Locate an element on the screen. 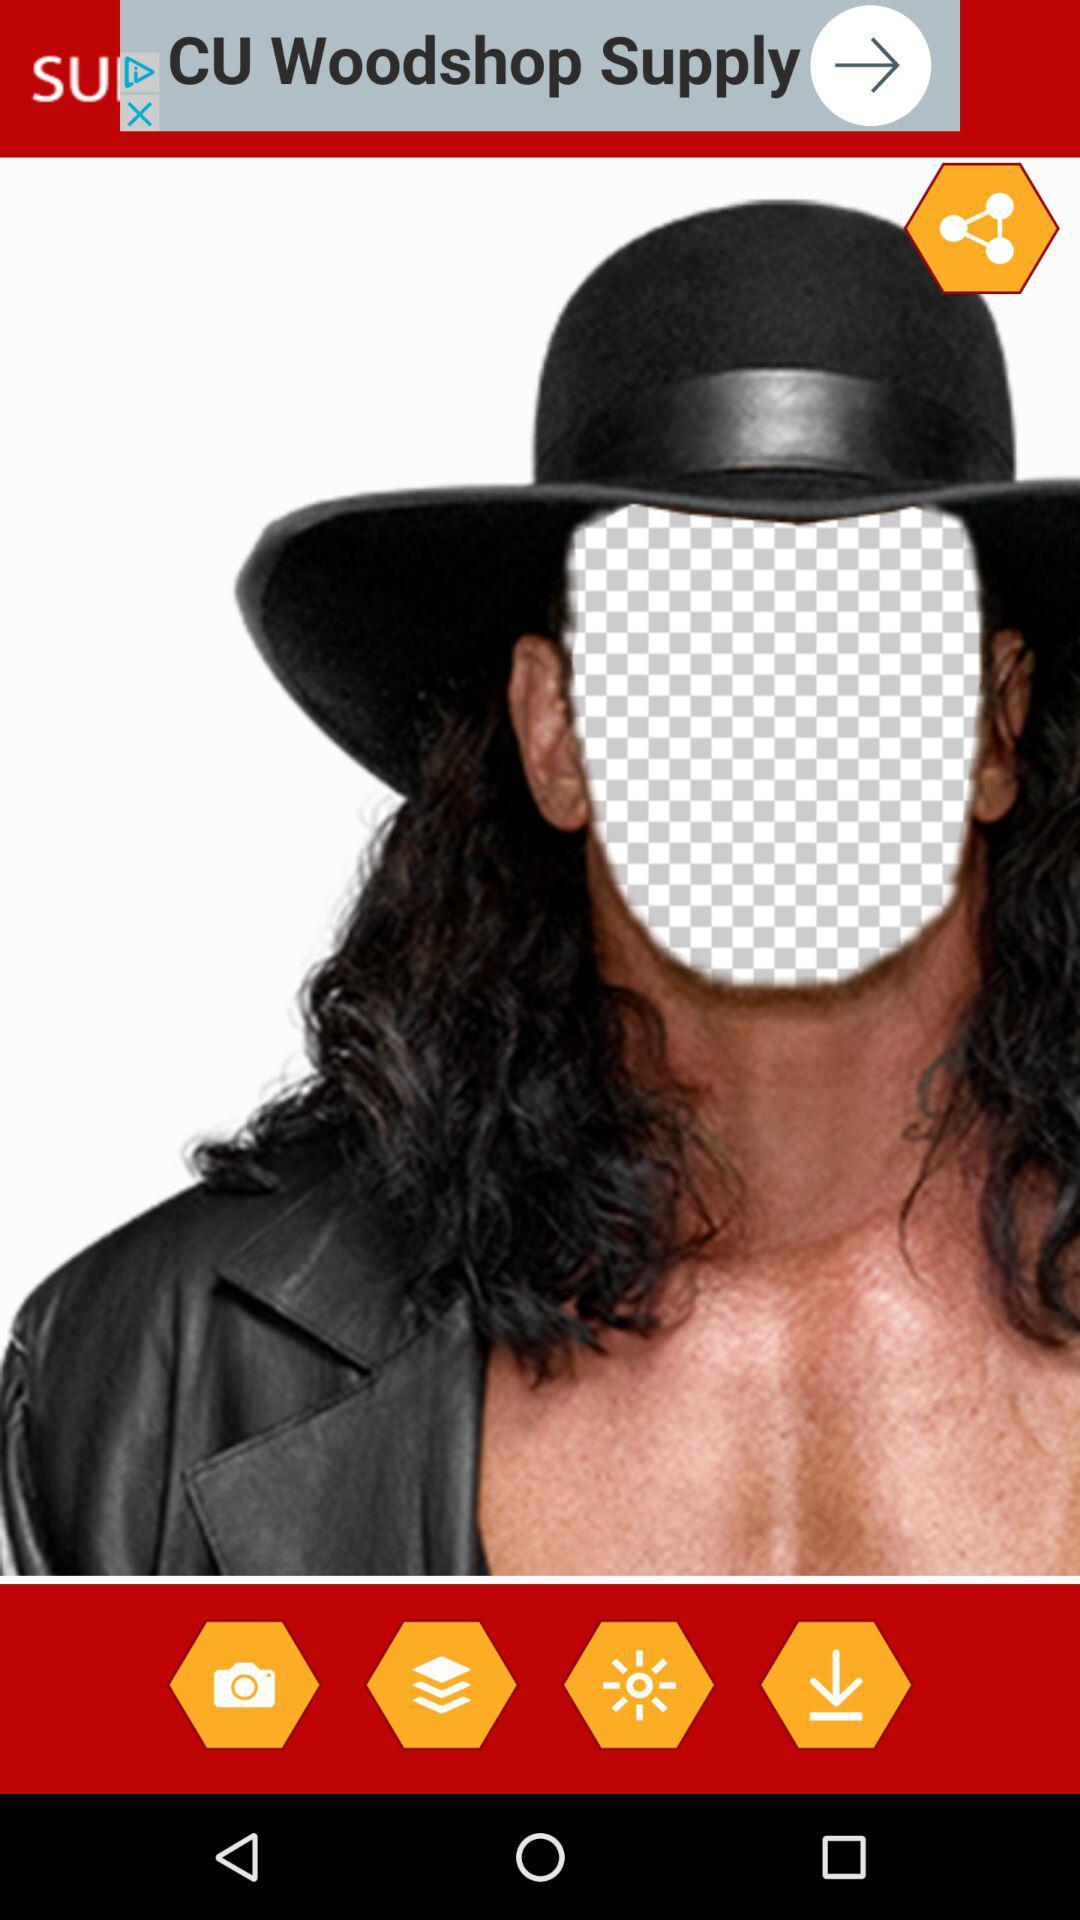  the file_download icon is located at coordinates (835, 1683).